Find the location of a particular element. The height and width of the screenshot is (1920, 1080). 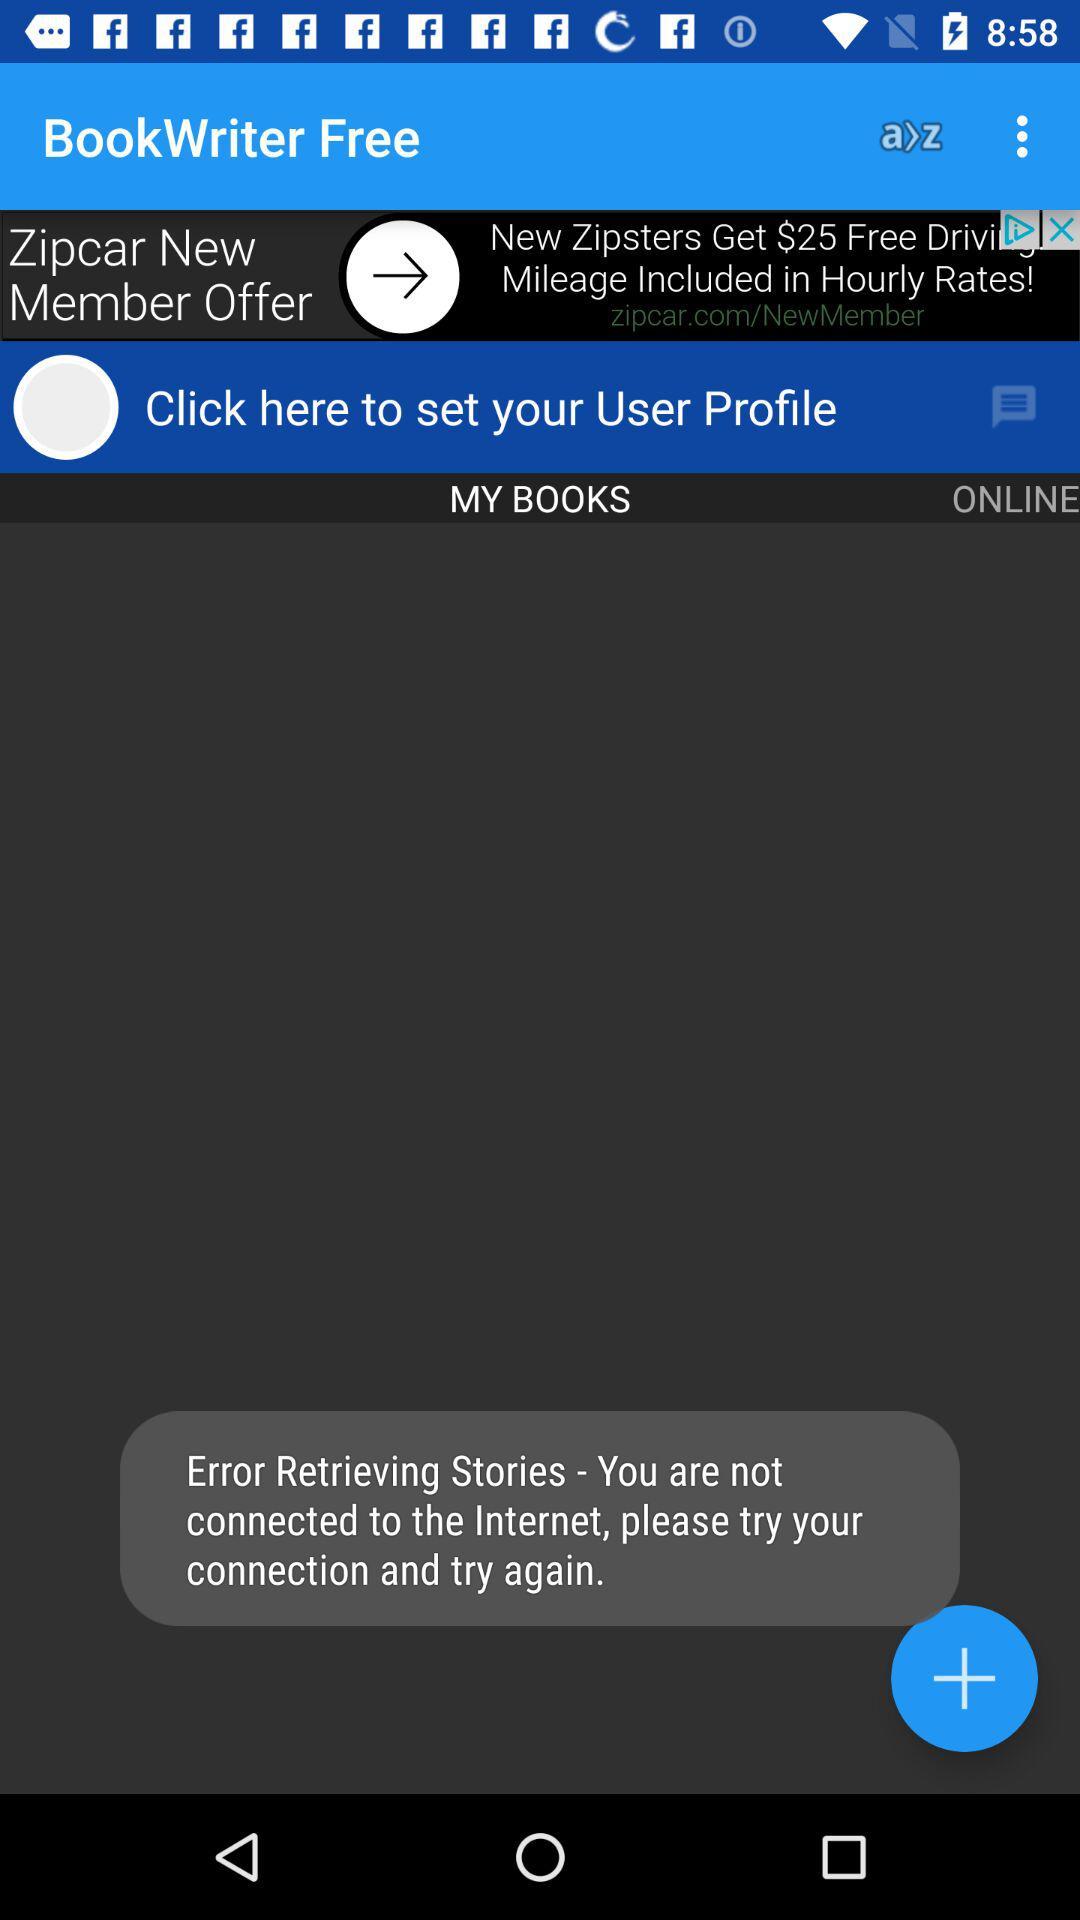

the add icon is located at coordinates (963, 1678).